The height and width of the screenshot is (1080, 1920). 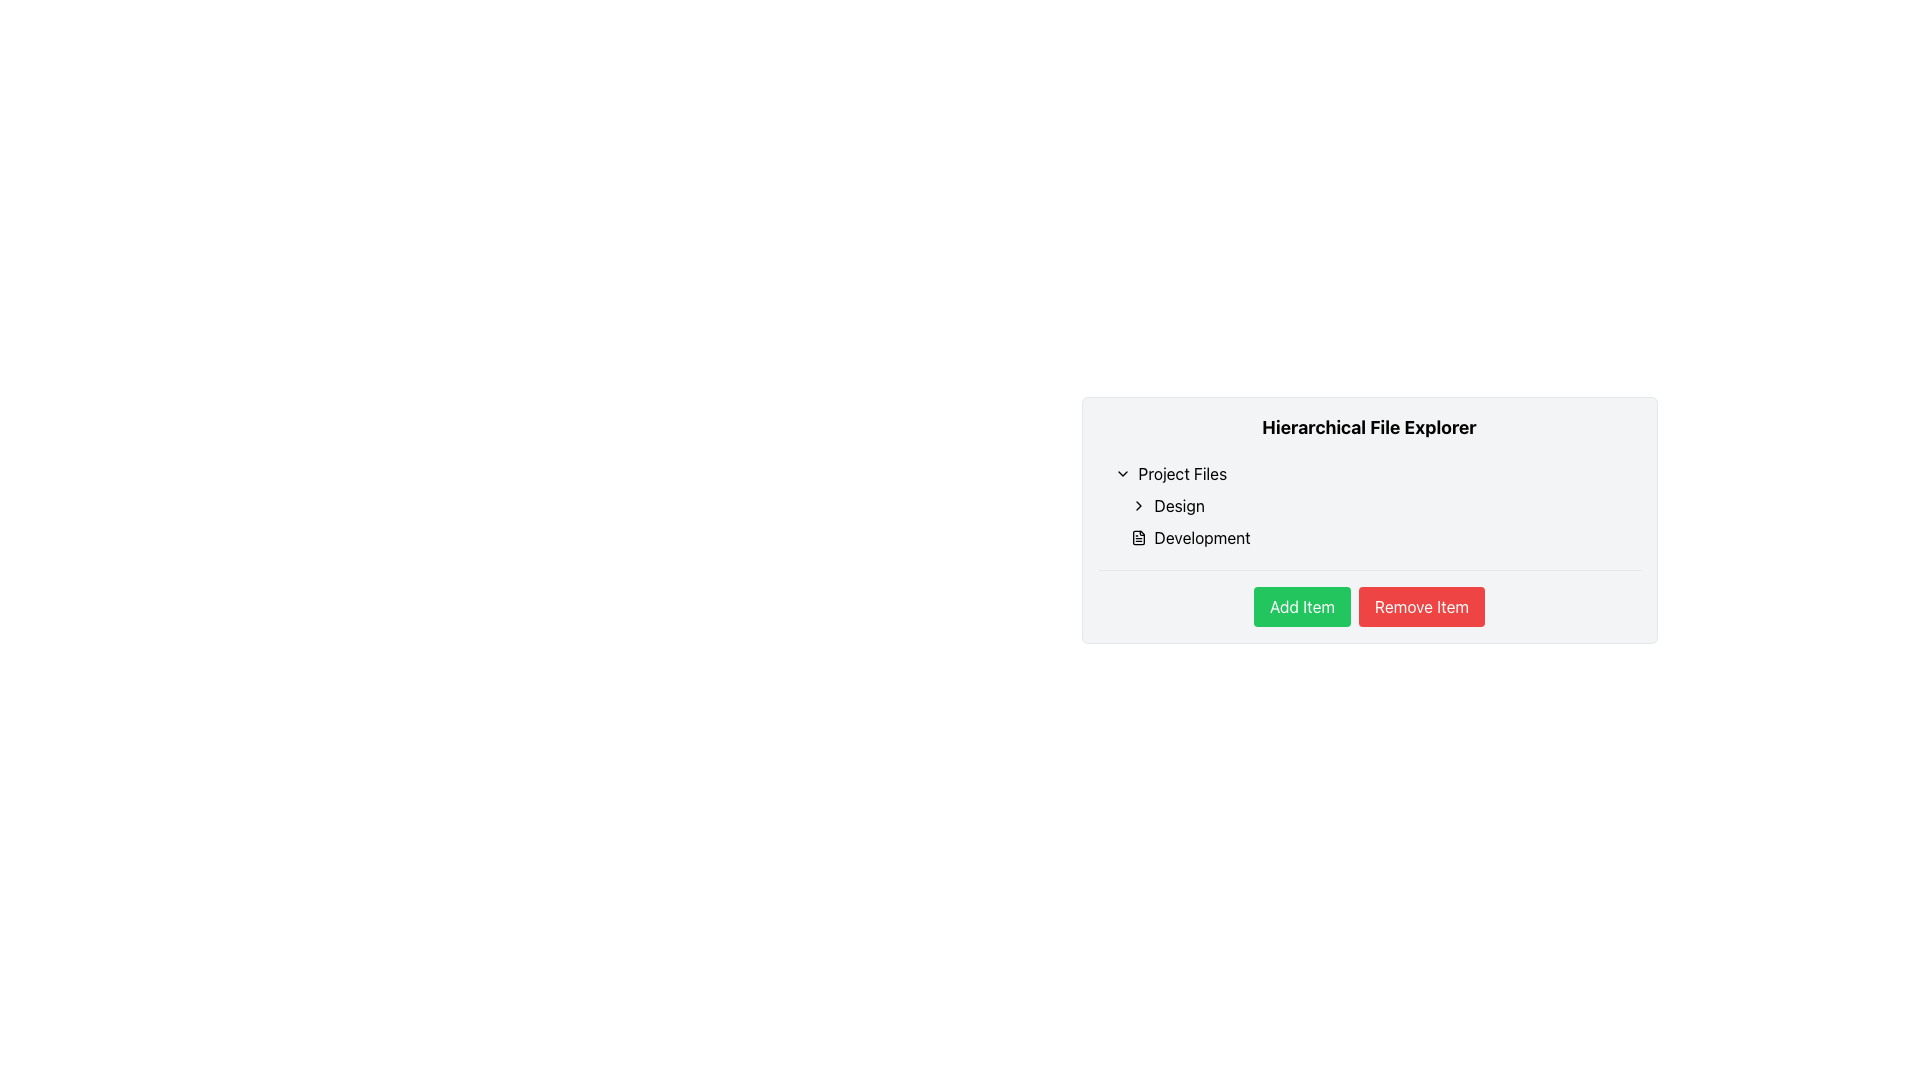 I want to click on the 'Add Item' button, which is a rectangular button with a green background and white text, located in the bottom row of the 'Hierarchical File Explorer' section, so click(x=1302, y=605).